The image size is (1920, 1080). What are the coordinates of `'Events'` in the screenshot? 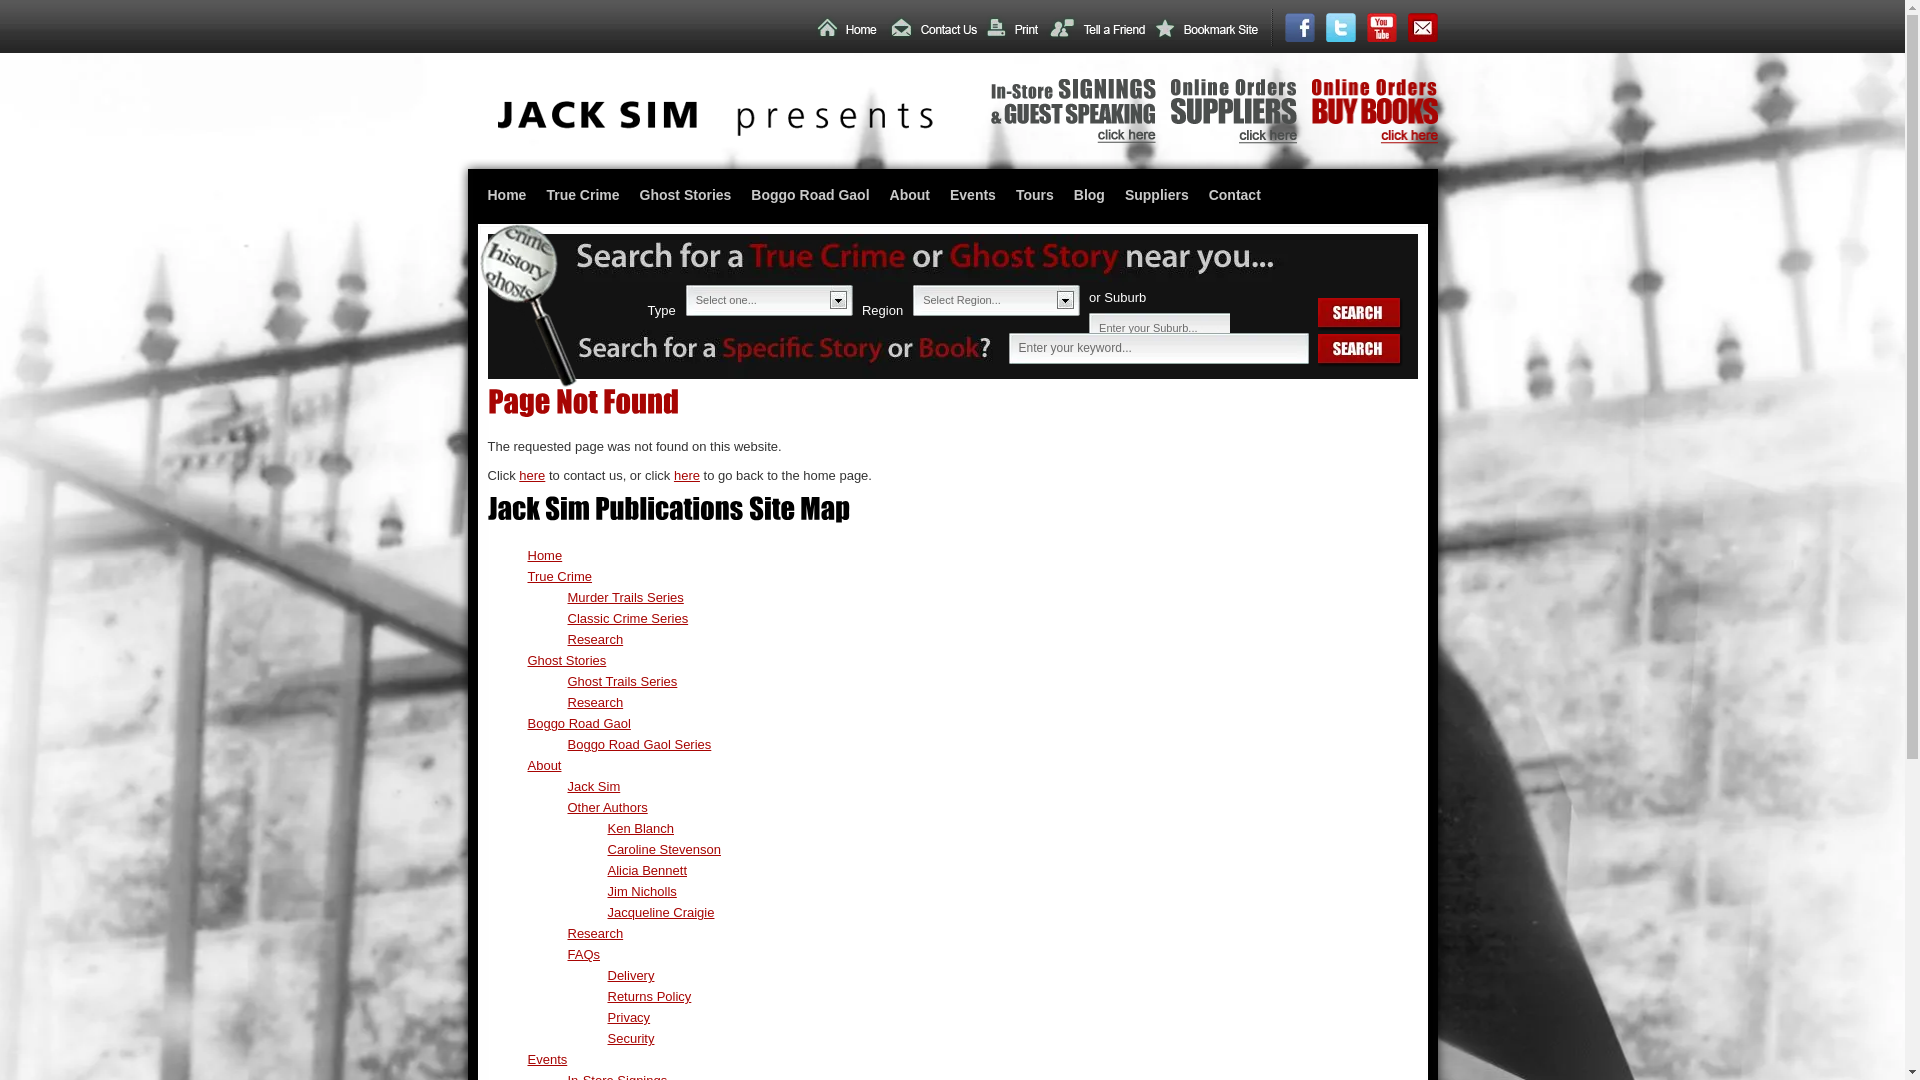 It's located at (973, 196).